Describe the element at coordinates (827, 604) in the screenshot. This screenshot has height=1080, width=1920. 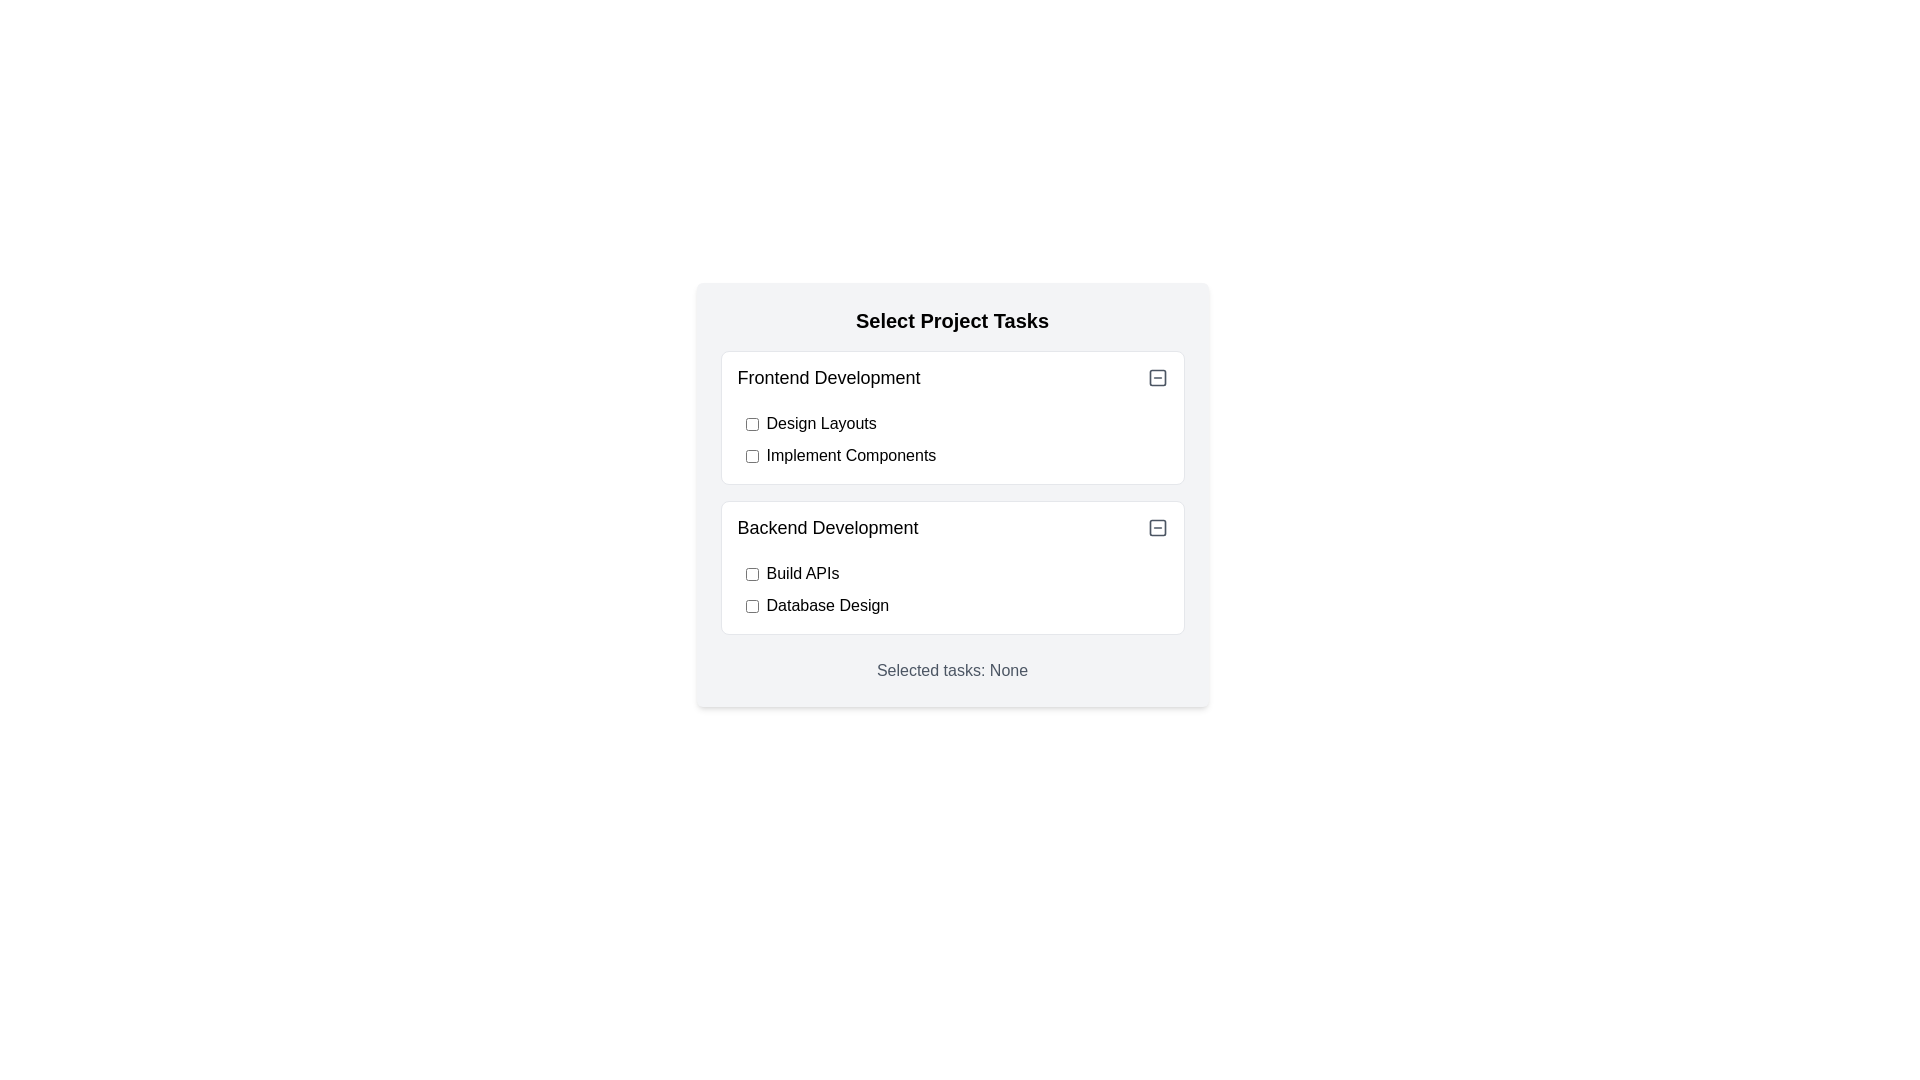
I see `the label describing the task 'Database Design' located in the 'Backend Development' section of the 'Select Project Tasks' dialog box, which is to the right of the associated checkbox` at that location.